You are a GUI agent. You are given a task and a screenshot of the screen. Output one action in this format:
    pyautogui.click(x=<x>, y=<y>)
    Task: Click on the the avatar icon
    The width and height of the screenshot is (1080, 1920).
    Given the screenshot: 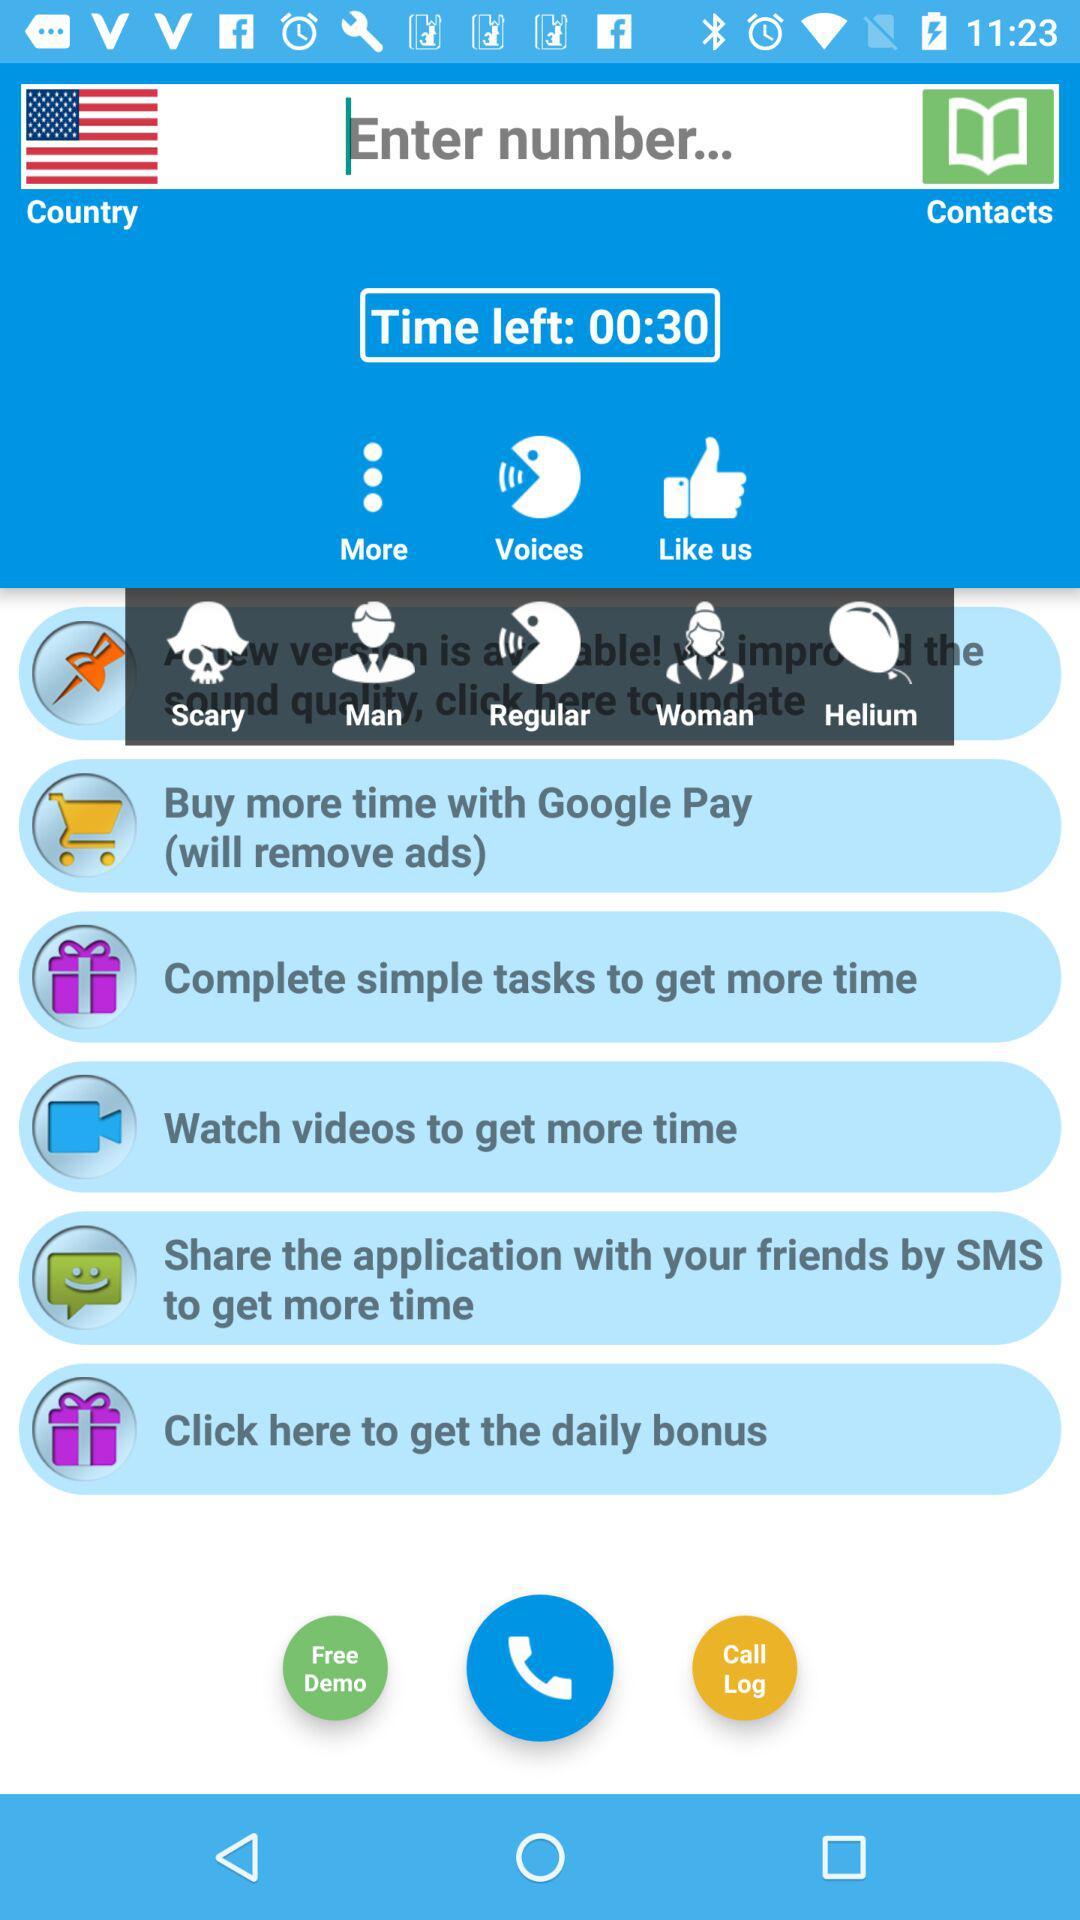 What is the action you would take?
    pyautogui.click(x=334, y=1668)
    